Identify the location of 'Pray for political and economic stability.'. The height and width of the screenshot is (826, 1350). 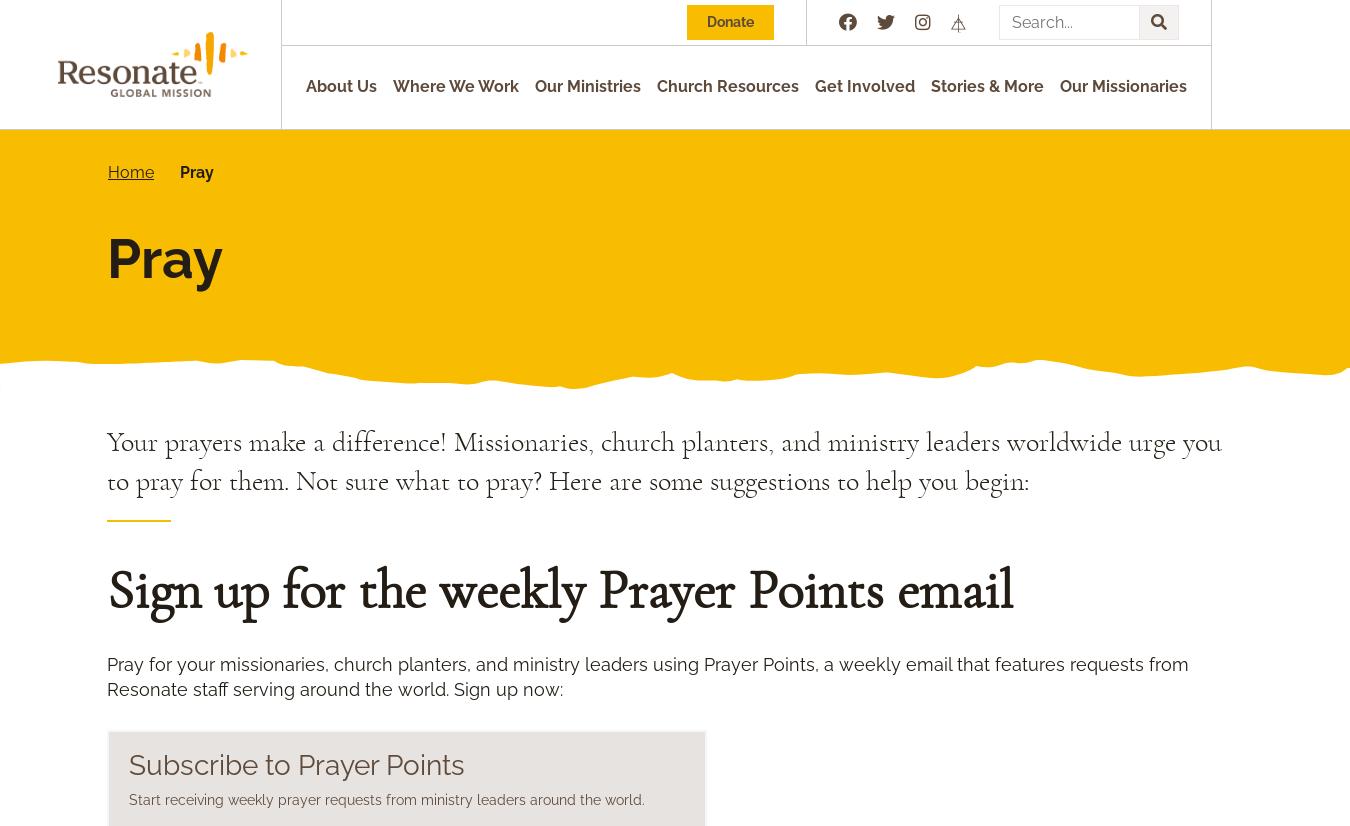
(331, 363).